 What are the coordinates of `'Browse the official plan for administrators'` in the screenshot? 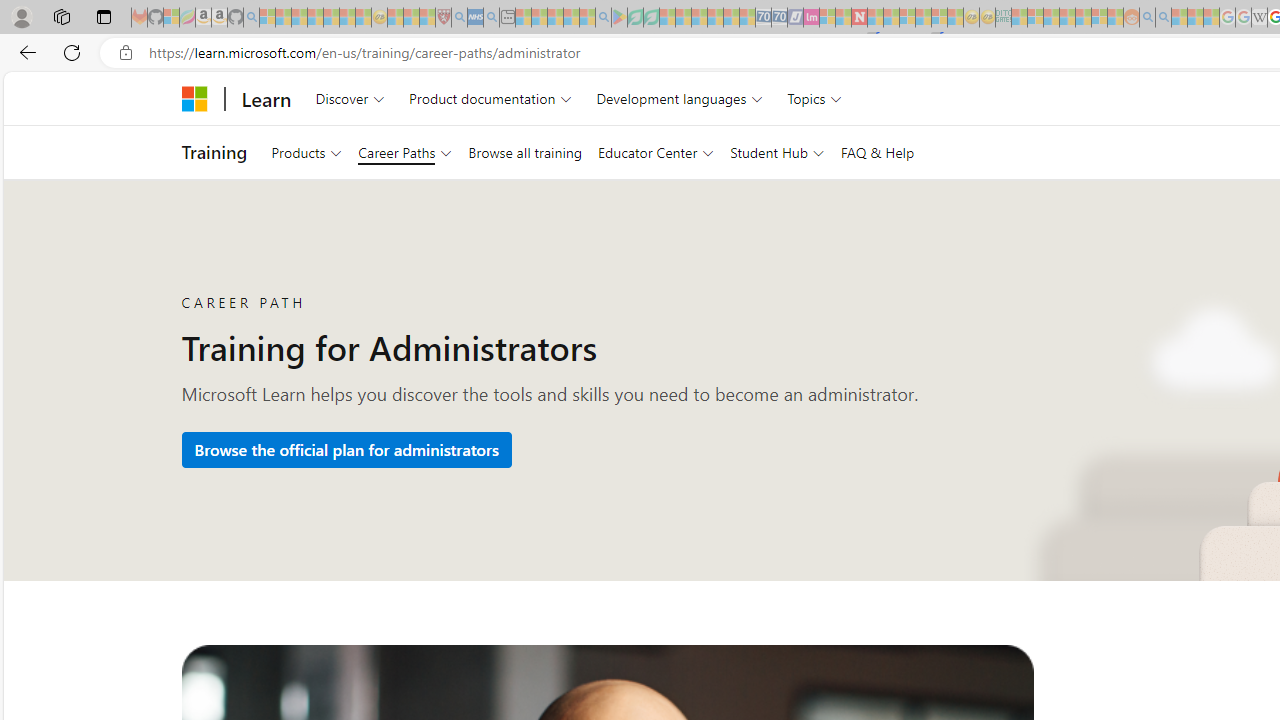 It's located at (346, 448).